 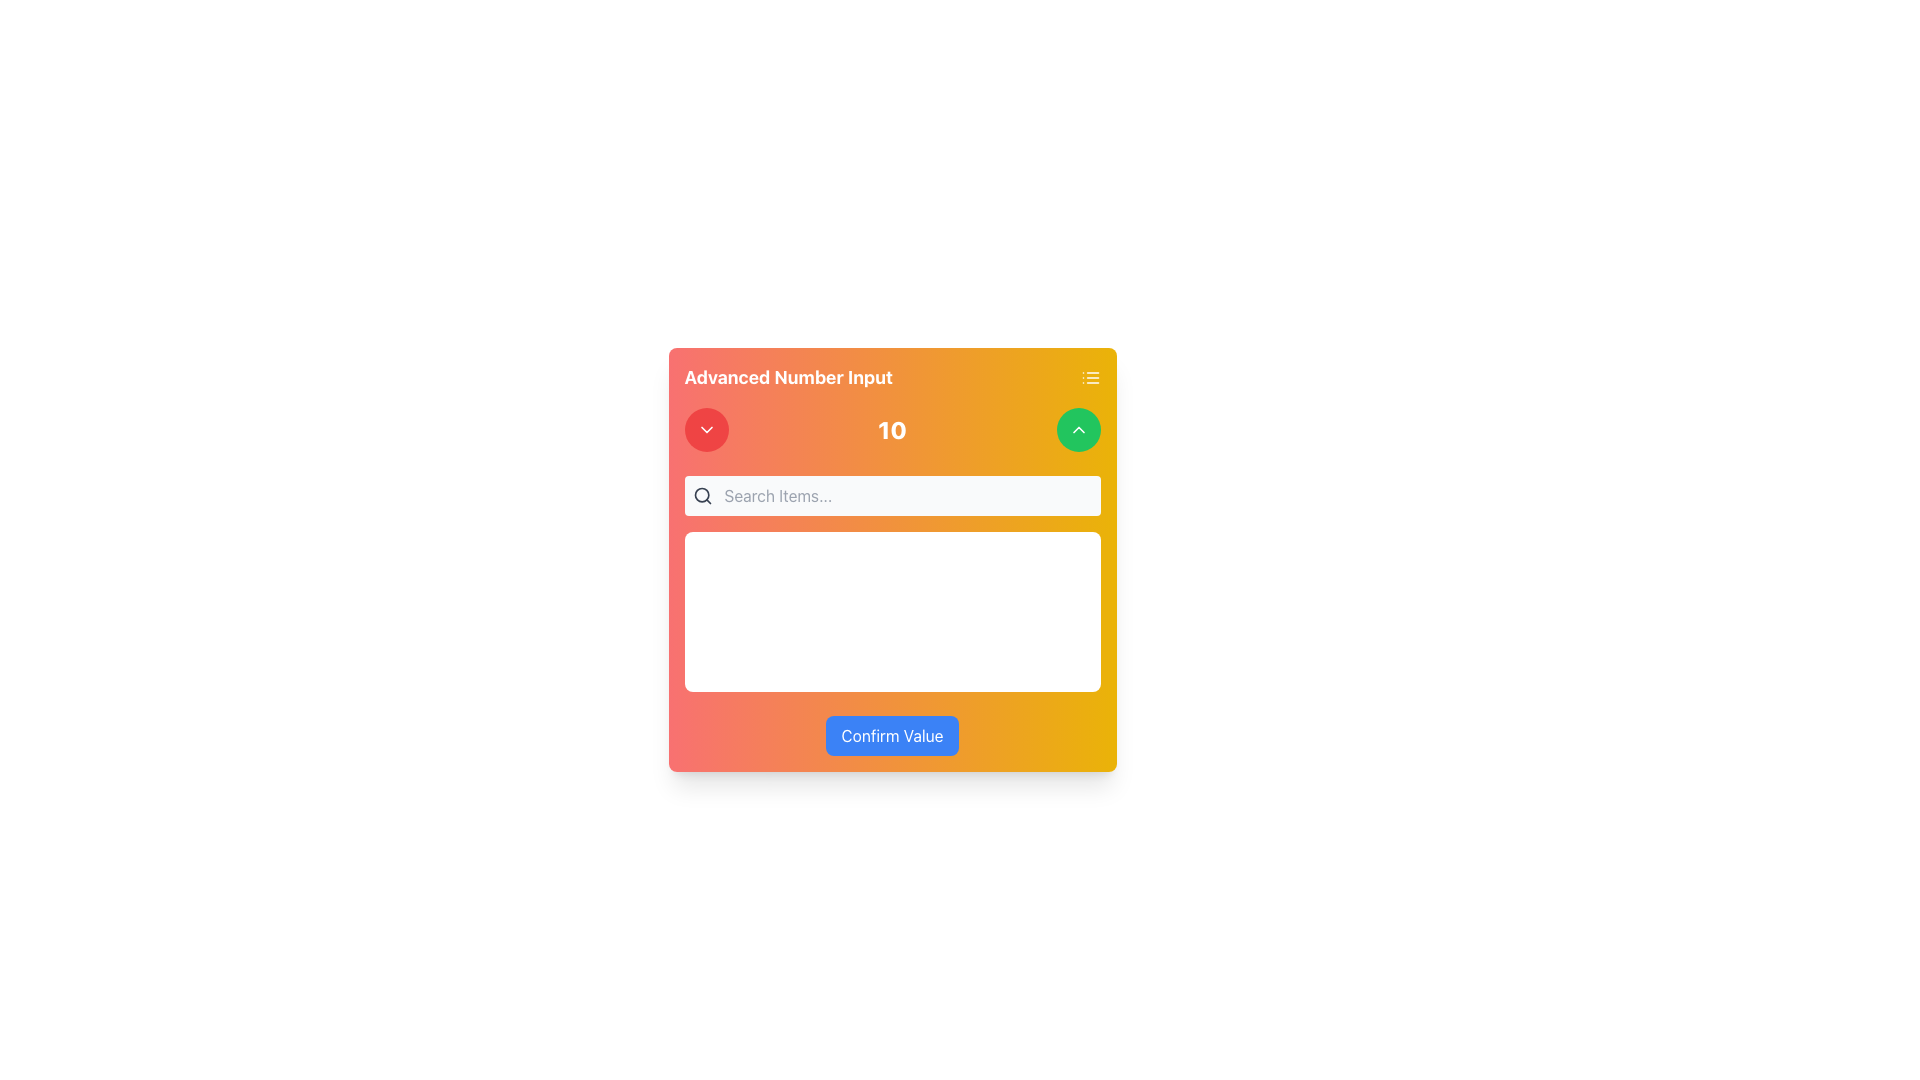 What do you see at coordinates (706, 428) in the screenshot?
I see `the downward-pointing chevron icon located centrally within the red circular button beneath the 'Advanced Number Input' header` at bounding box center [706, 428].